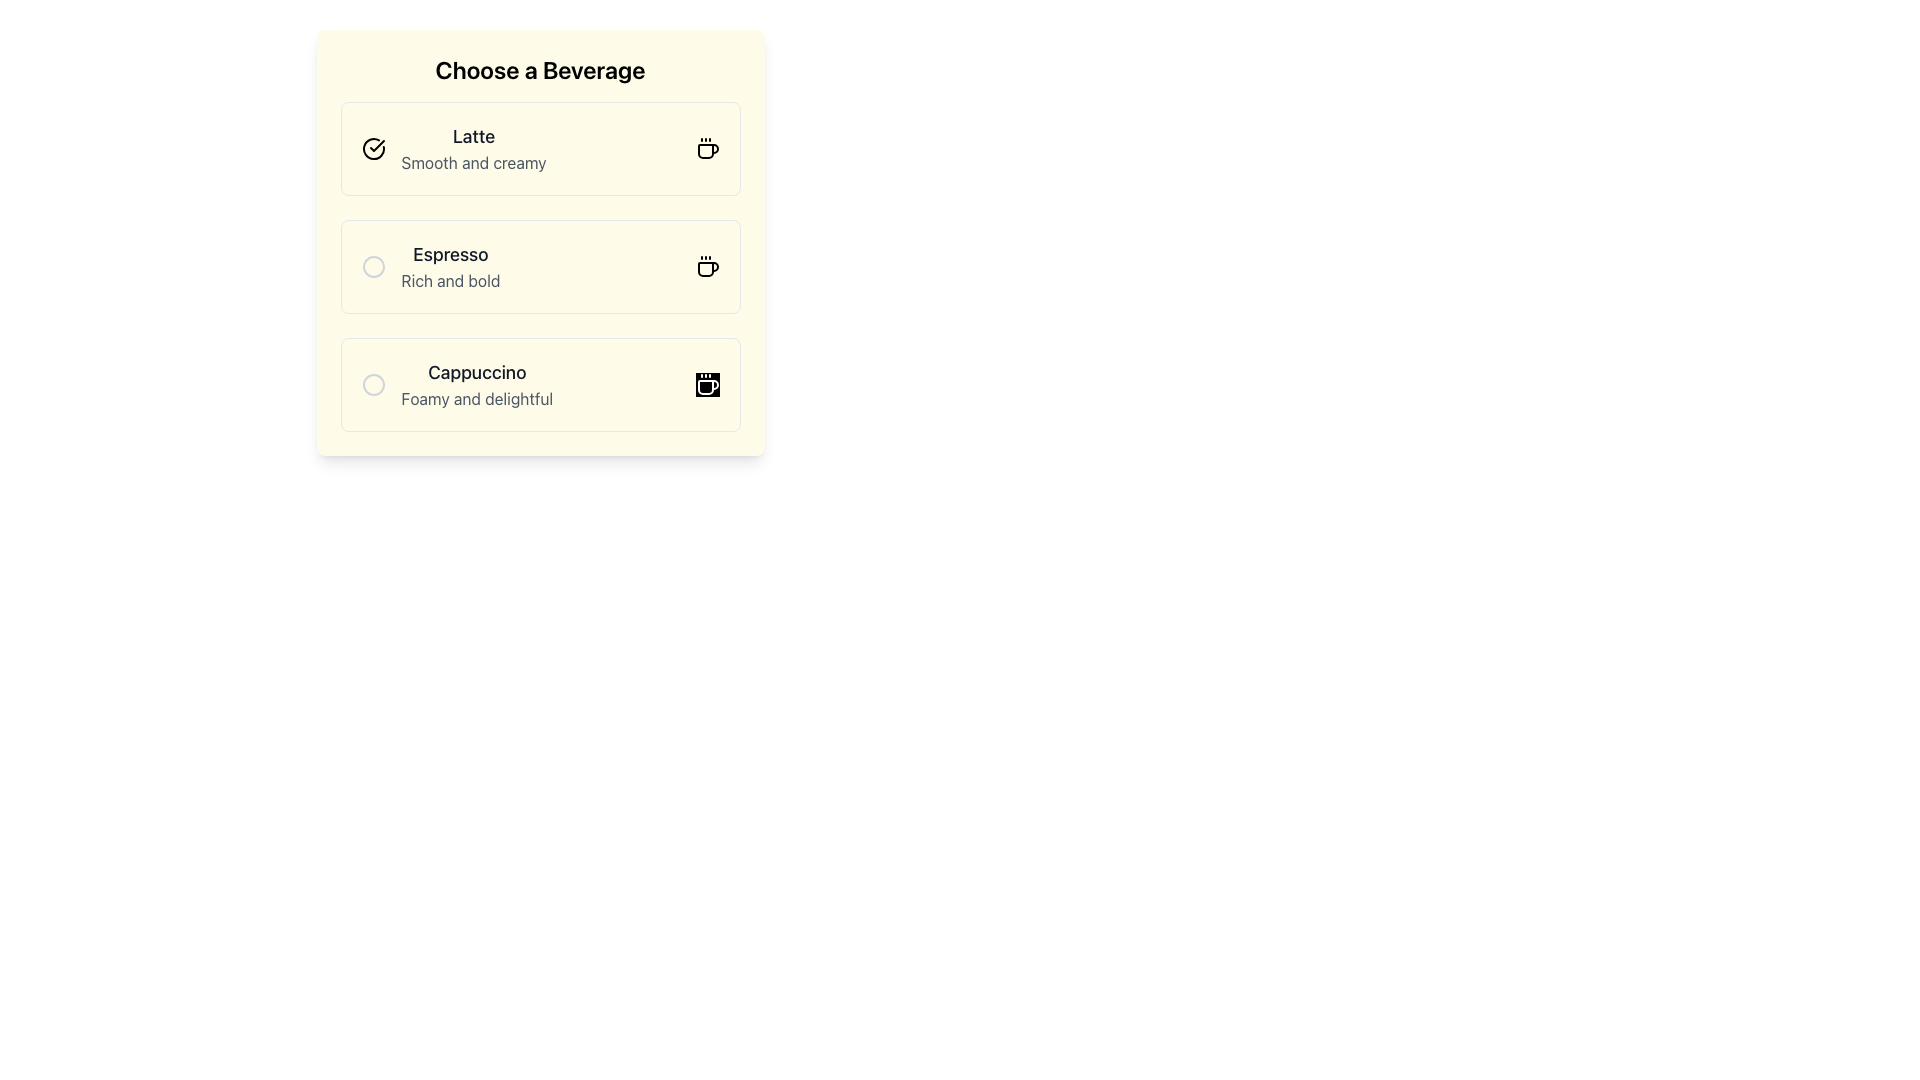 This screenshot has width=1920, height=1080. Describe the element at coordinates (707, 265) in the screenshot. I see `the small coffee cup icon with three steam lines, located at the right side of the 'Espresso - Rich and Bold' selection card` at that location.